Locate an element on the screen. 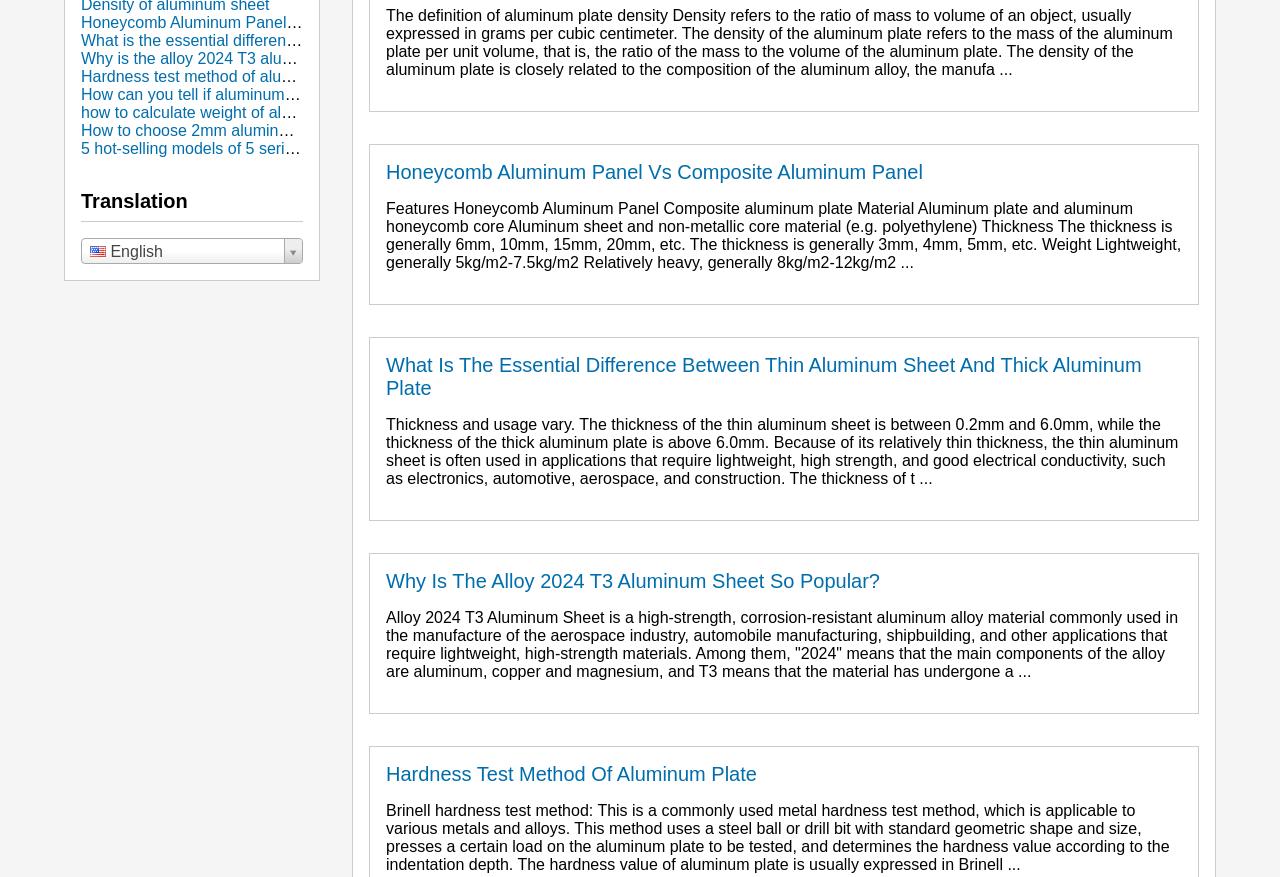 Image resolution: width=1280 pixels, height=877 pixels. 'Features
Honeycomb Aluminum Panel
Composite aluminum plate Material
Aluminum plate and aluminum honeycomb core
Aluminum sheet and non-metallic core material (e.g. polyethylene) Thickness
The thickness is generally 6mm, 10mm, 15mm, 20mm, etc.
The thickness is generally 3mm, 4mm, 5mm, etc. Weight
Lightweight, generally 5kg/m2-7.5kg/m2
Relatively heavy, generally 8kg/m2-12kg/m2 ...' is located at coordinates (782, 234).